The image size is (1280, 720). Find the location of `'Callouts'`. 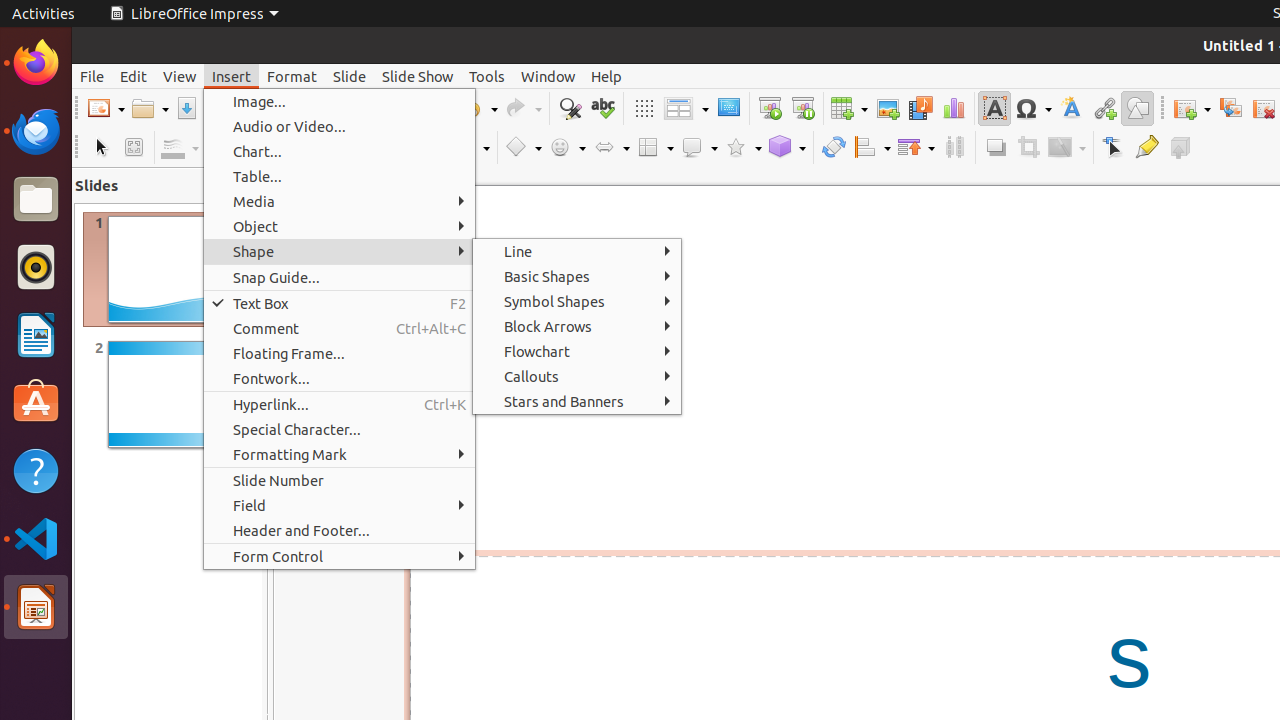

'Callouts' is located at coordinates (576, 376).